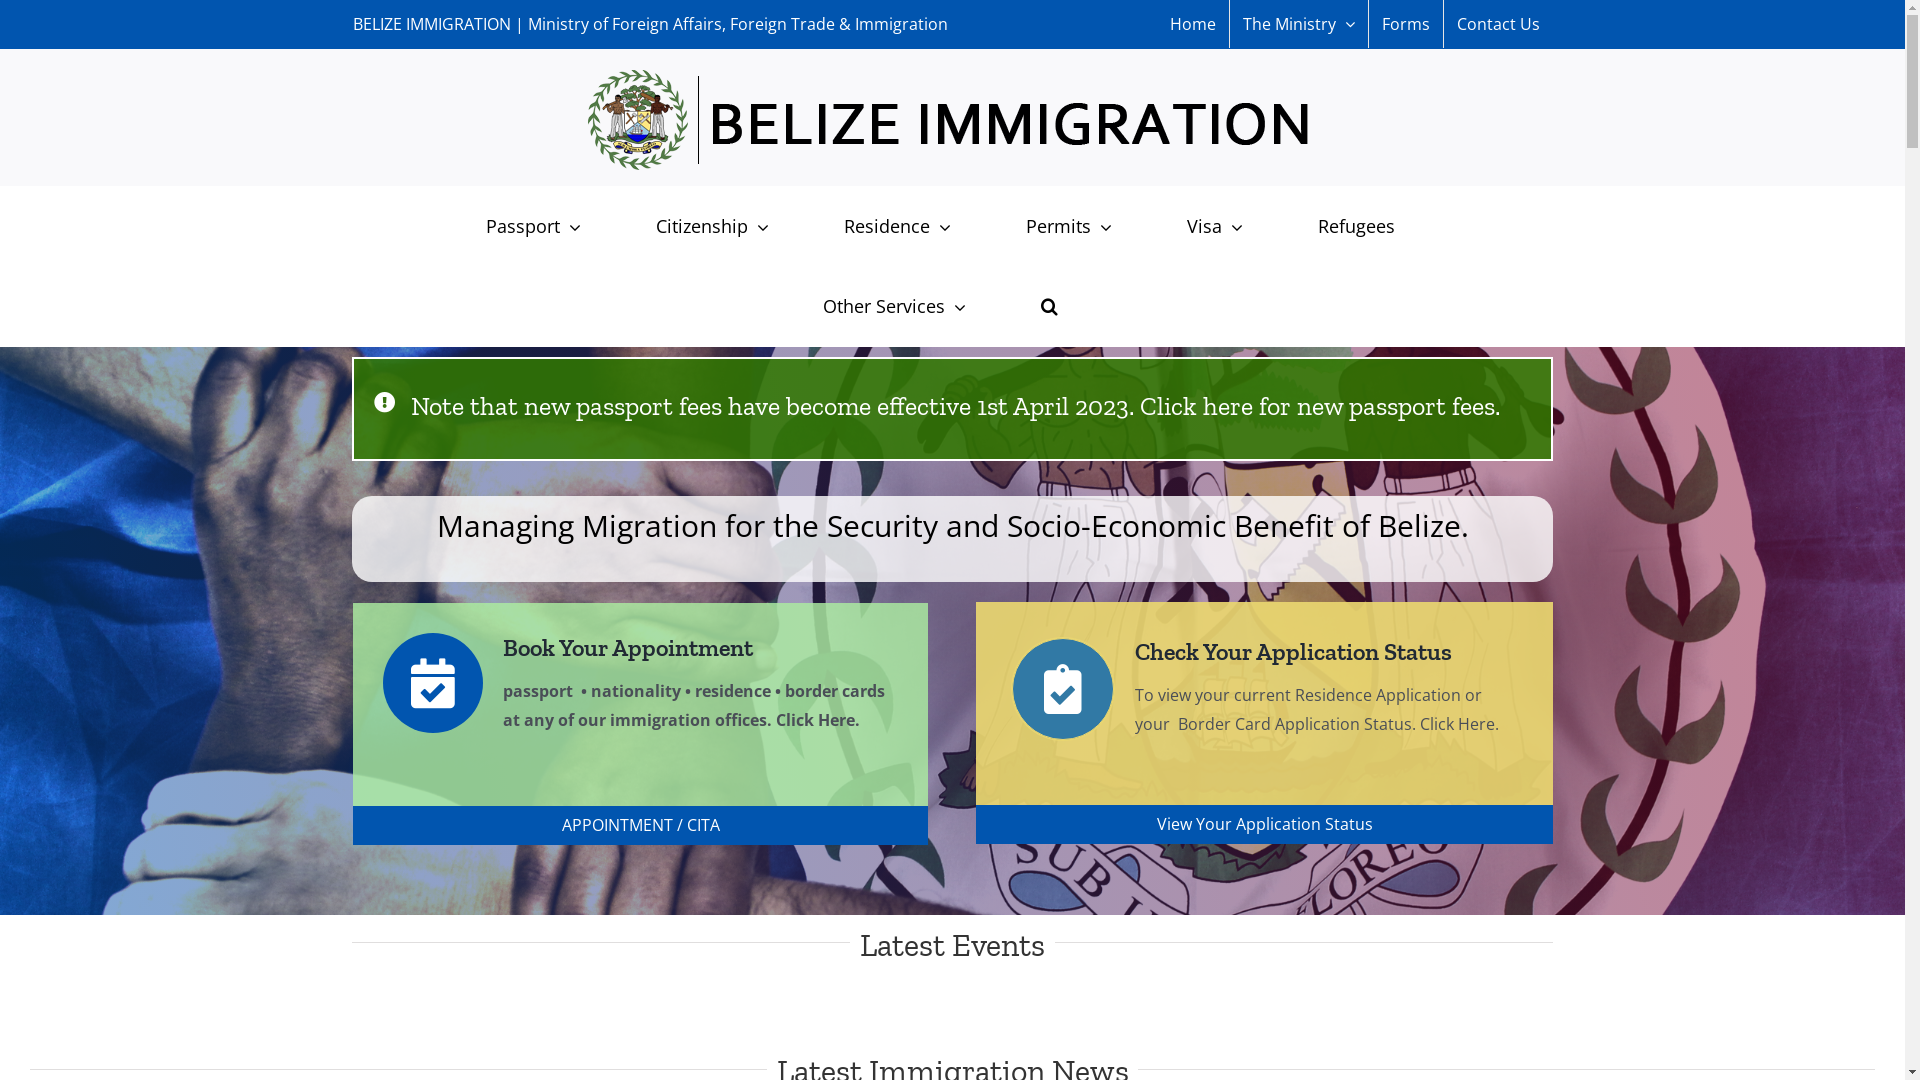 The width and height of the screenshot is (1920, 1080). Describe the element at coordinates (1048, 305) in the screenshot. I see `'Search'` at that location.